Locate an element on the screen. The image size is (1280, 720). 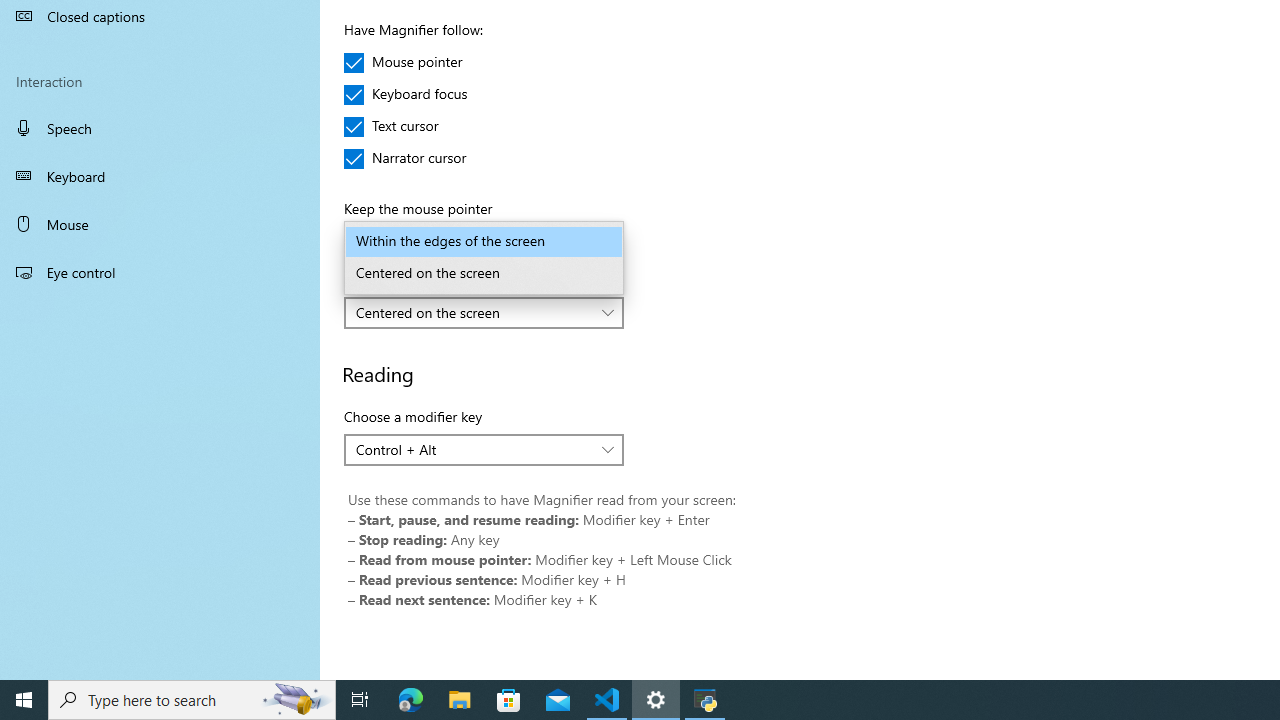
'Settings - 1 running window' is located at coordinates (656, 698).